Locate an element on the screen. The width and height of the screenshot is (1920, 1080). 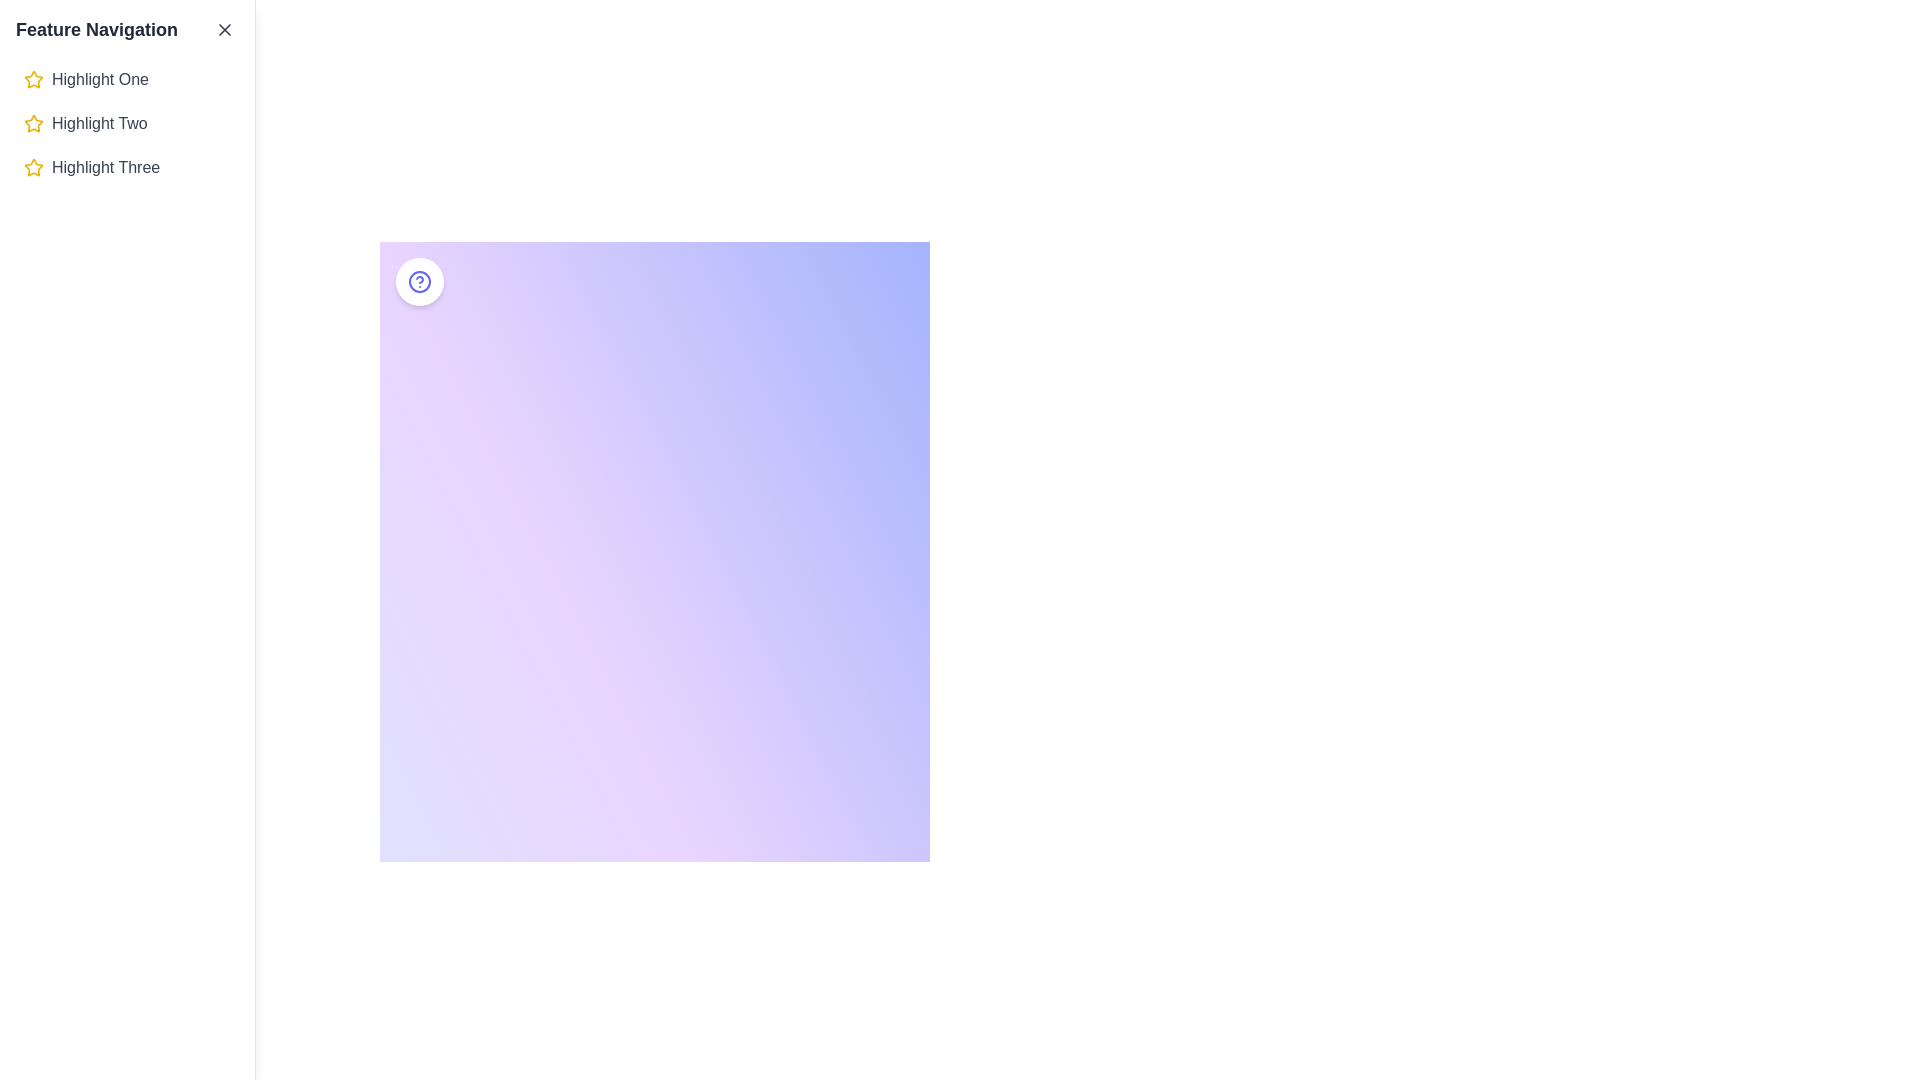
the 'Highlight Two' navigation list item, which is the second item in the vertical list on the left sidebar, featuring a yellow star icon and styled text in a standard sans-serif font is located at coordinates (126, 123).